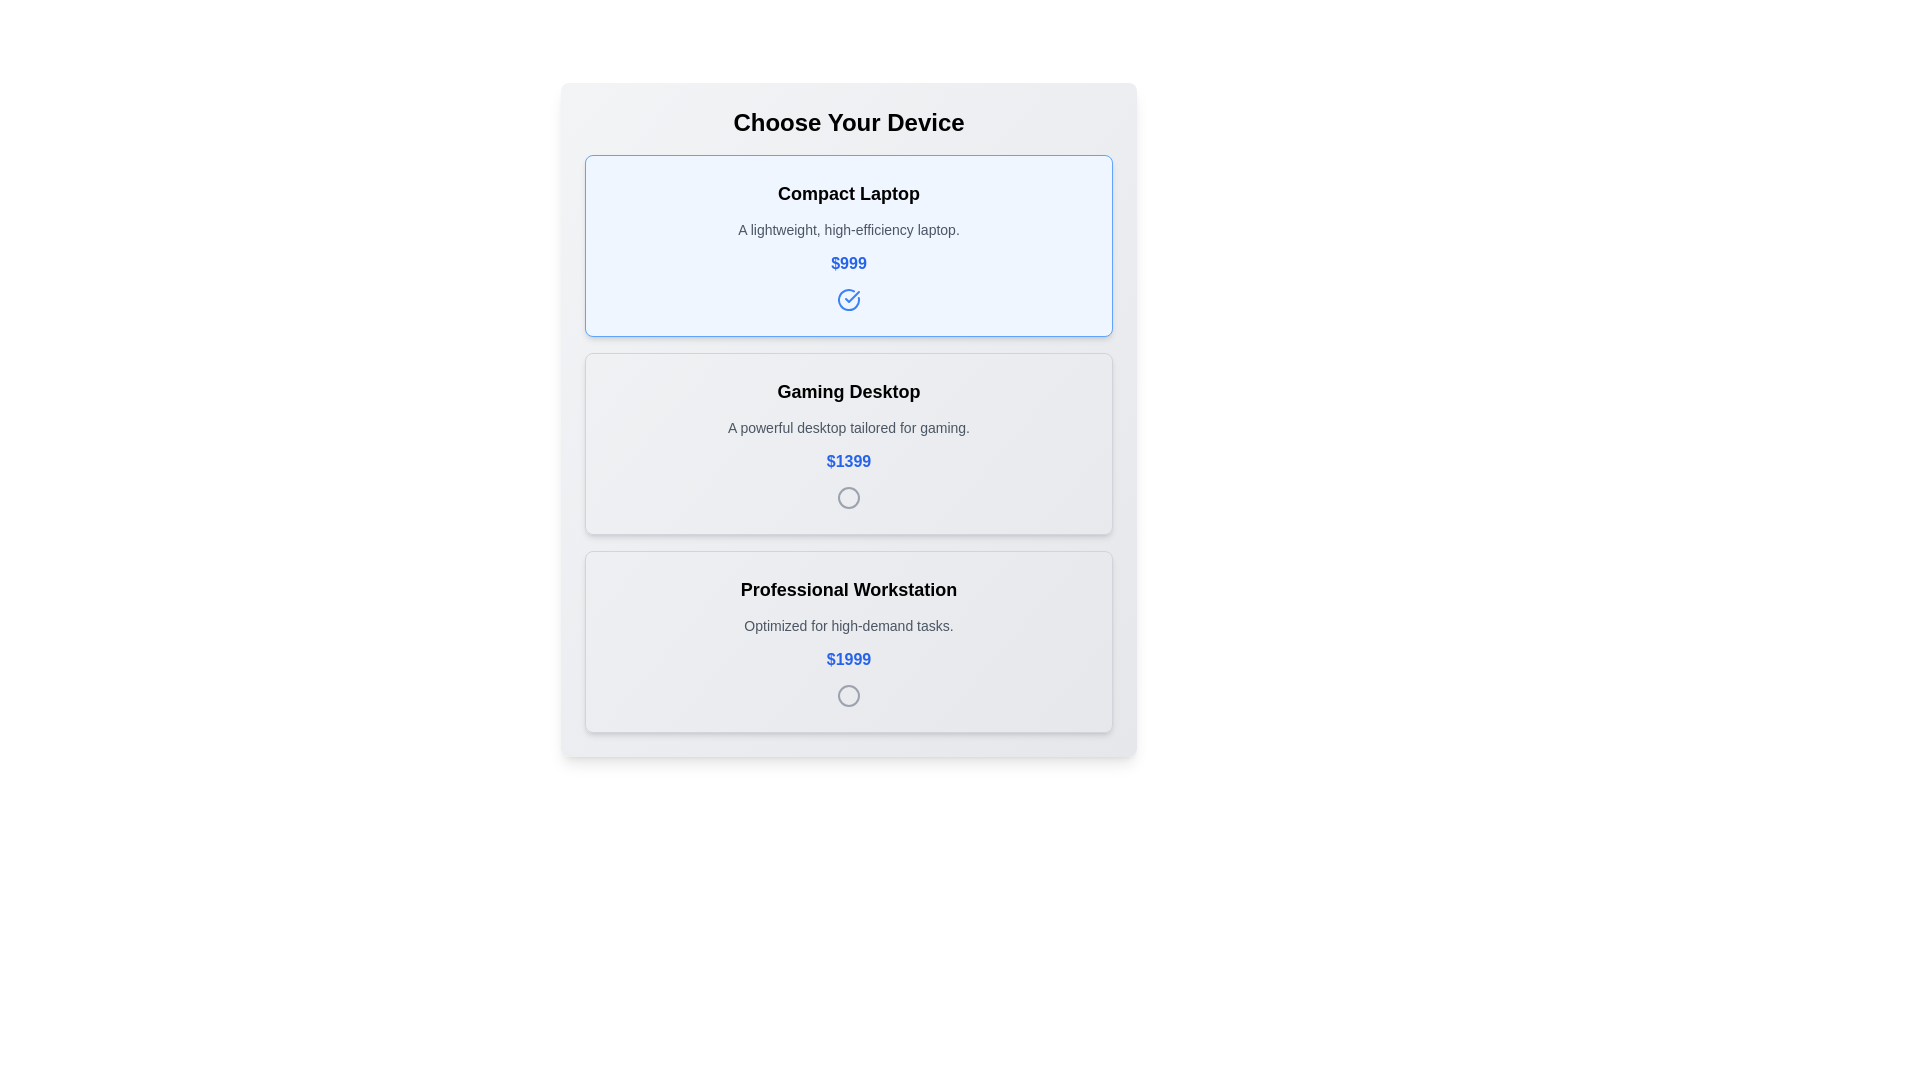 The image size is (1920, 1080). I want to click on the second radio button in the vertical stack of the 'Gaming Desktop' card, so click(849, 496).